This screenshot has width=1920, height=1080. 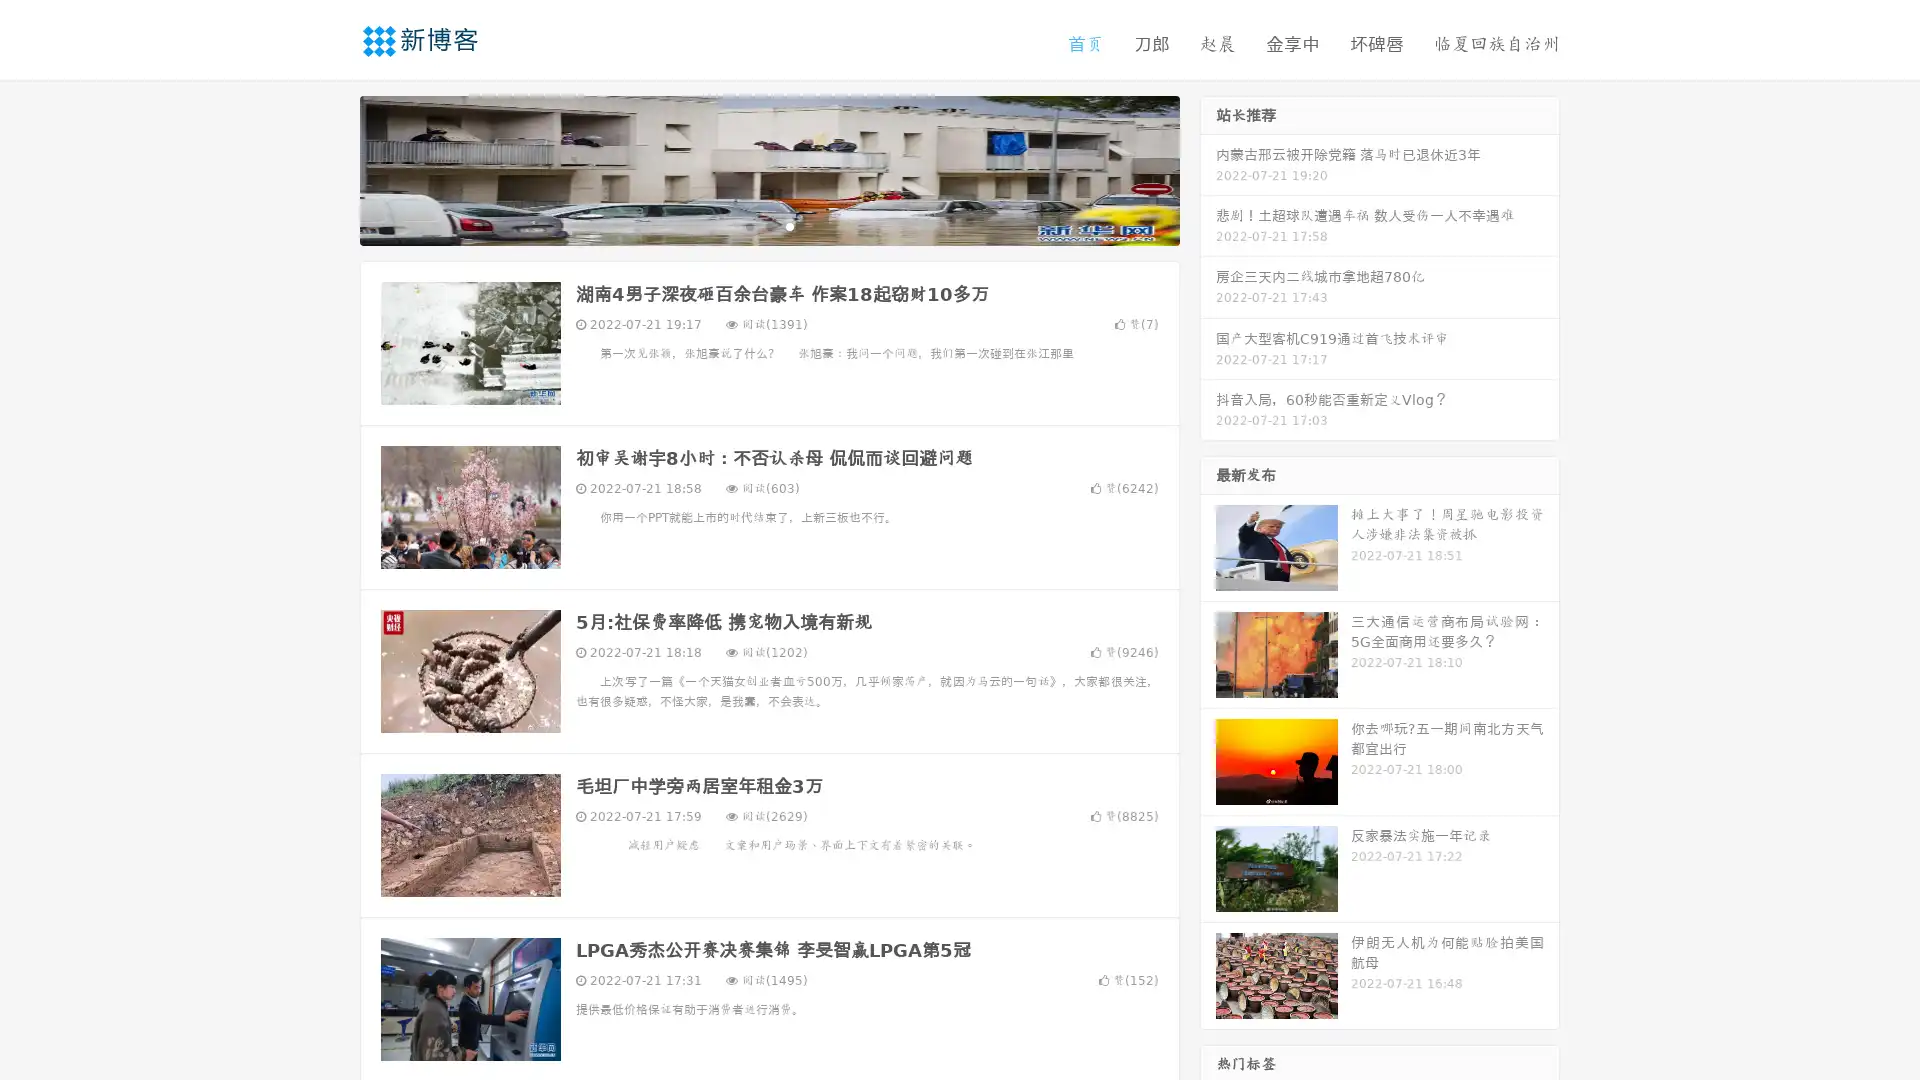 I want to click on Go to slide 2, so click(x=768, y=225).